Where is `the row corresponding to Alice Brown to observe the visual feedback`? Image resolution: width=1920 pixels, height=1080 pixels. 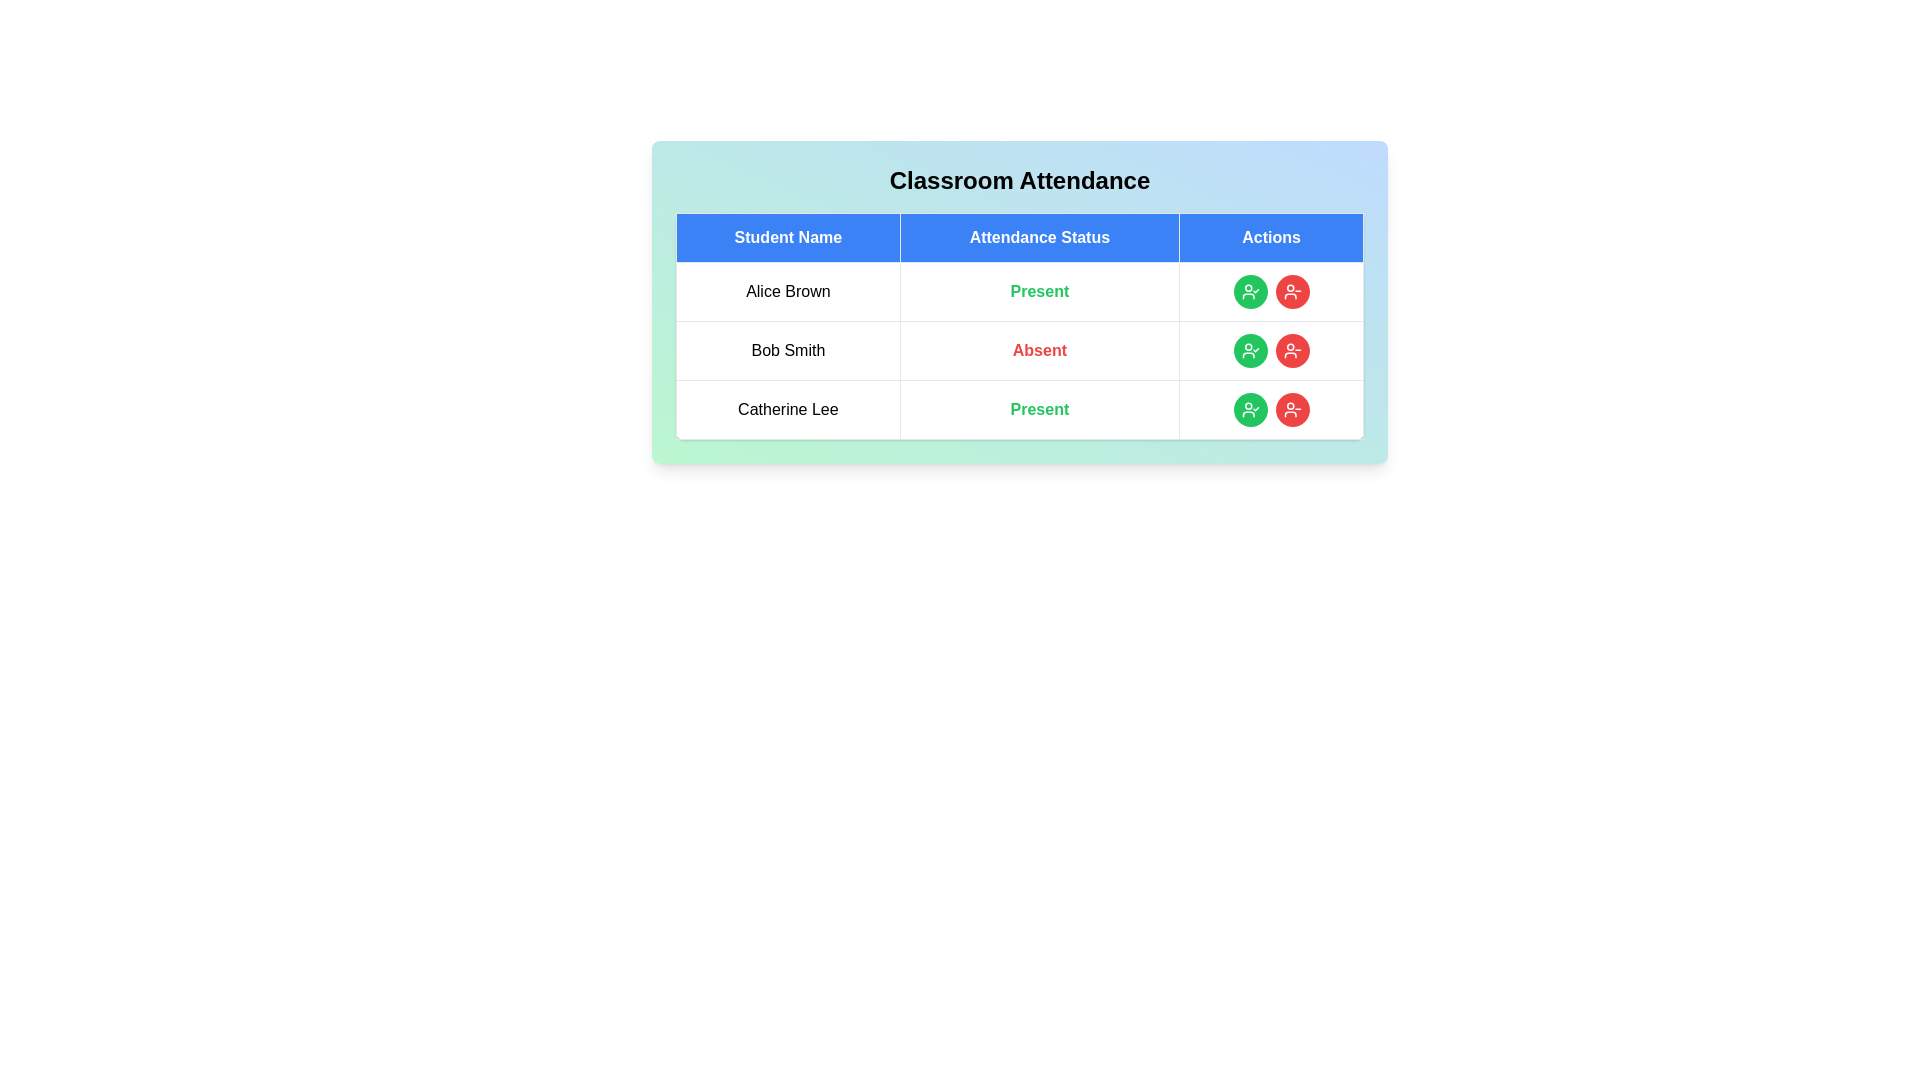
the row corresponding to Alice Brown to observe the visual feedback is located at coordinates (1019, 292).